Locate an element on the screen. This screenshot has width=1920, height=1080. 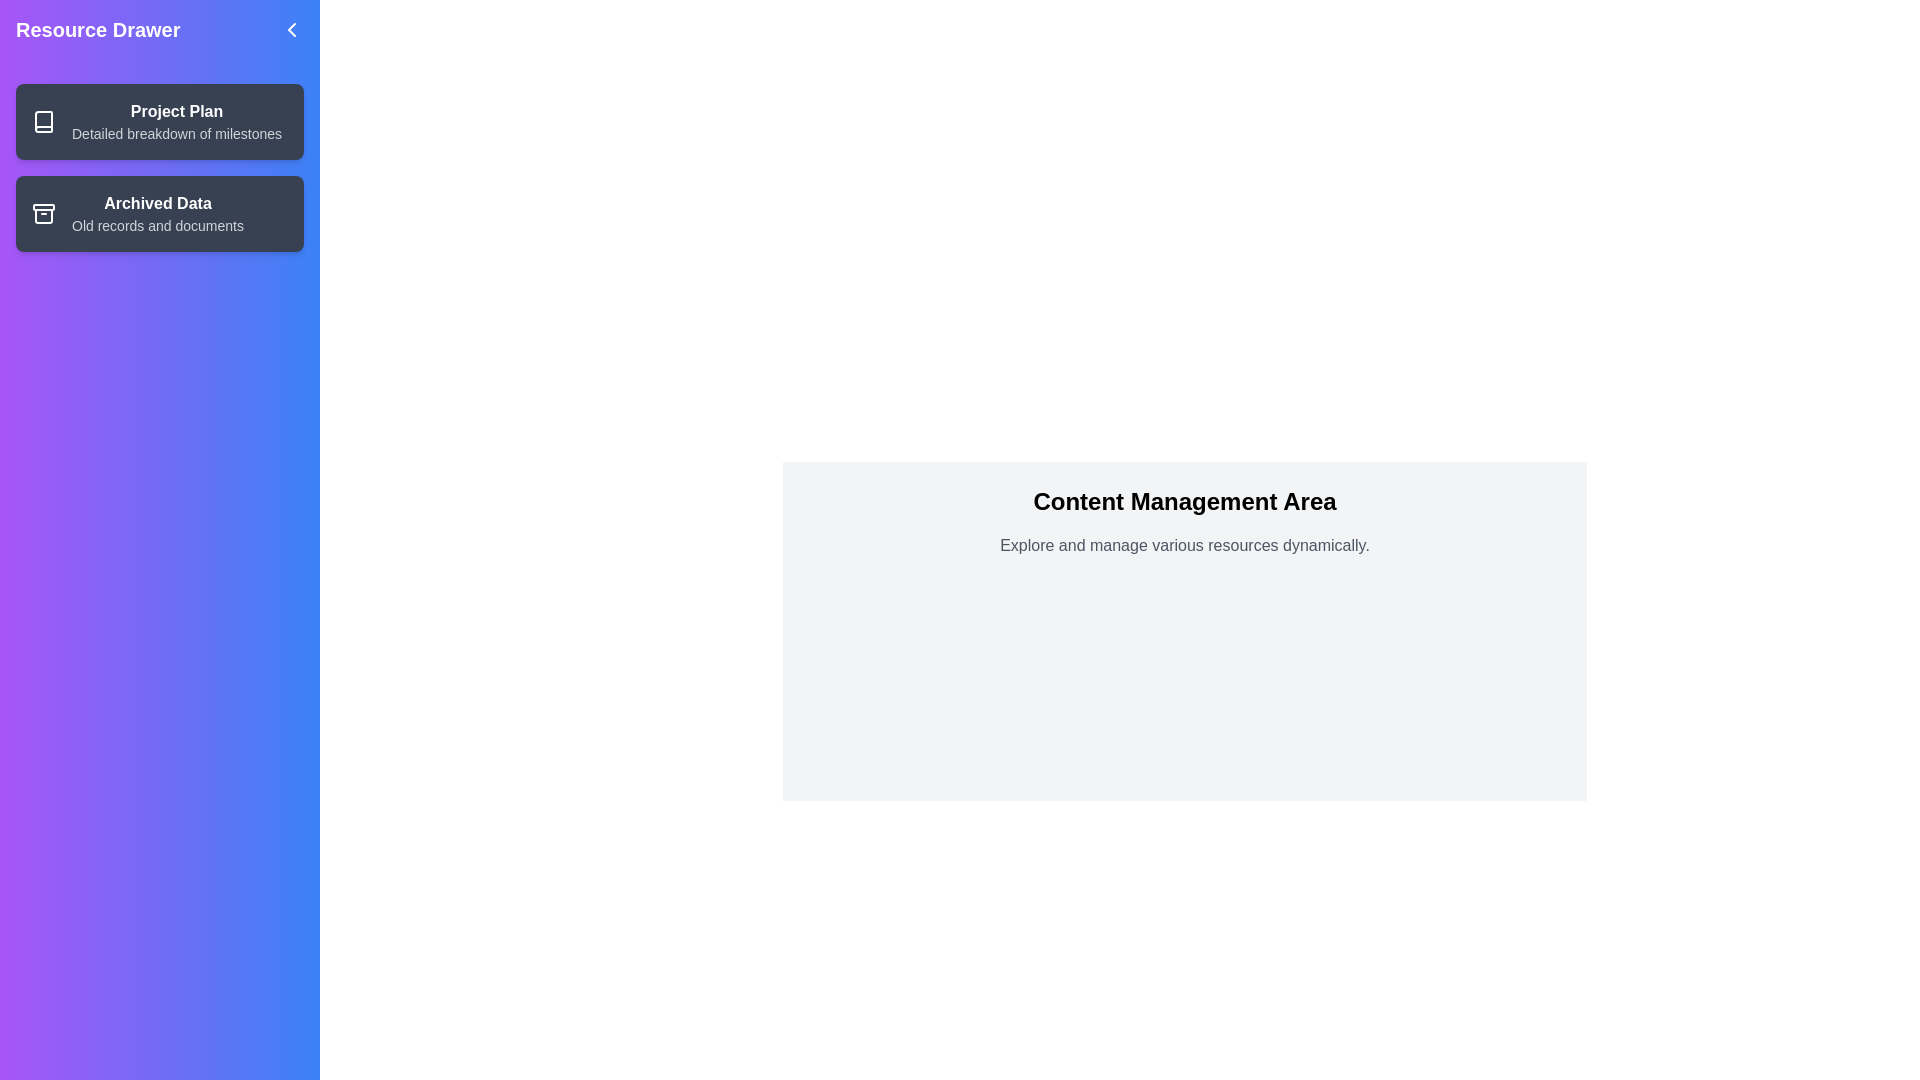
the icon representing Project Plan to interact with it is located at coordinates (43, 122).